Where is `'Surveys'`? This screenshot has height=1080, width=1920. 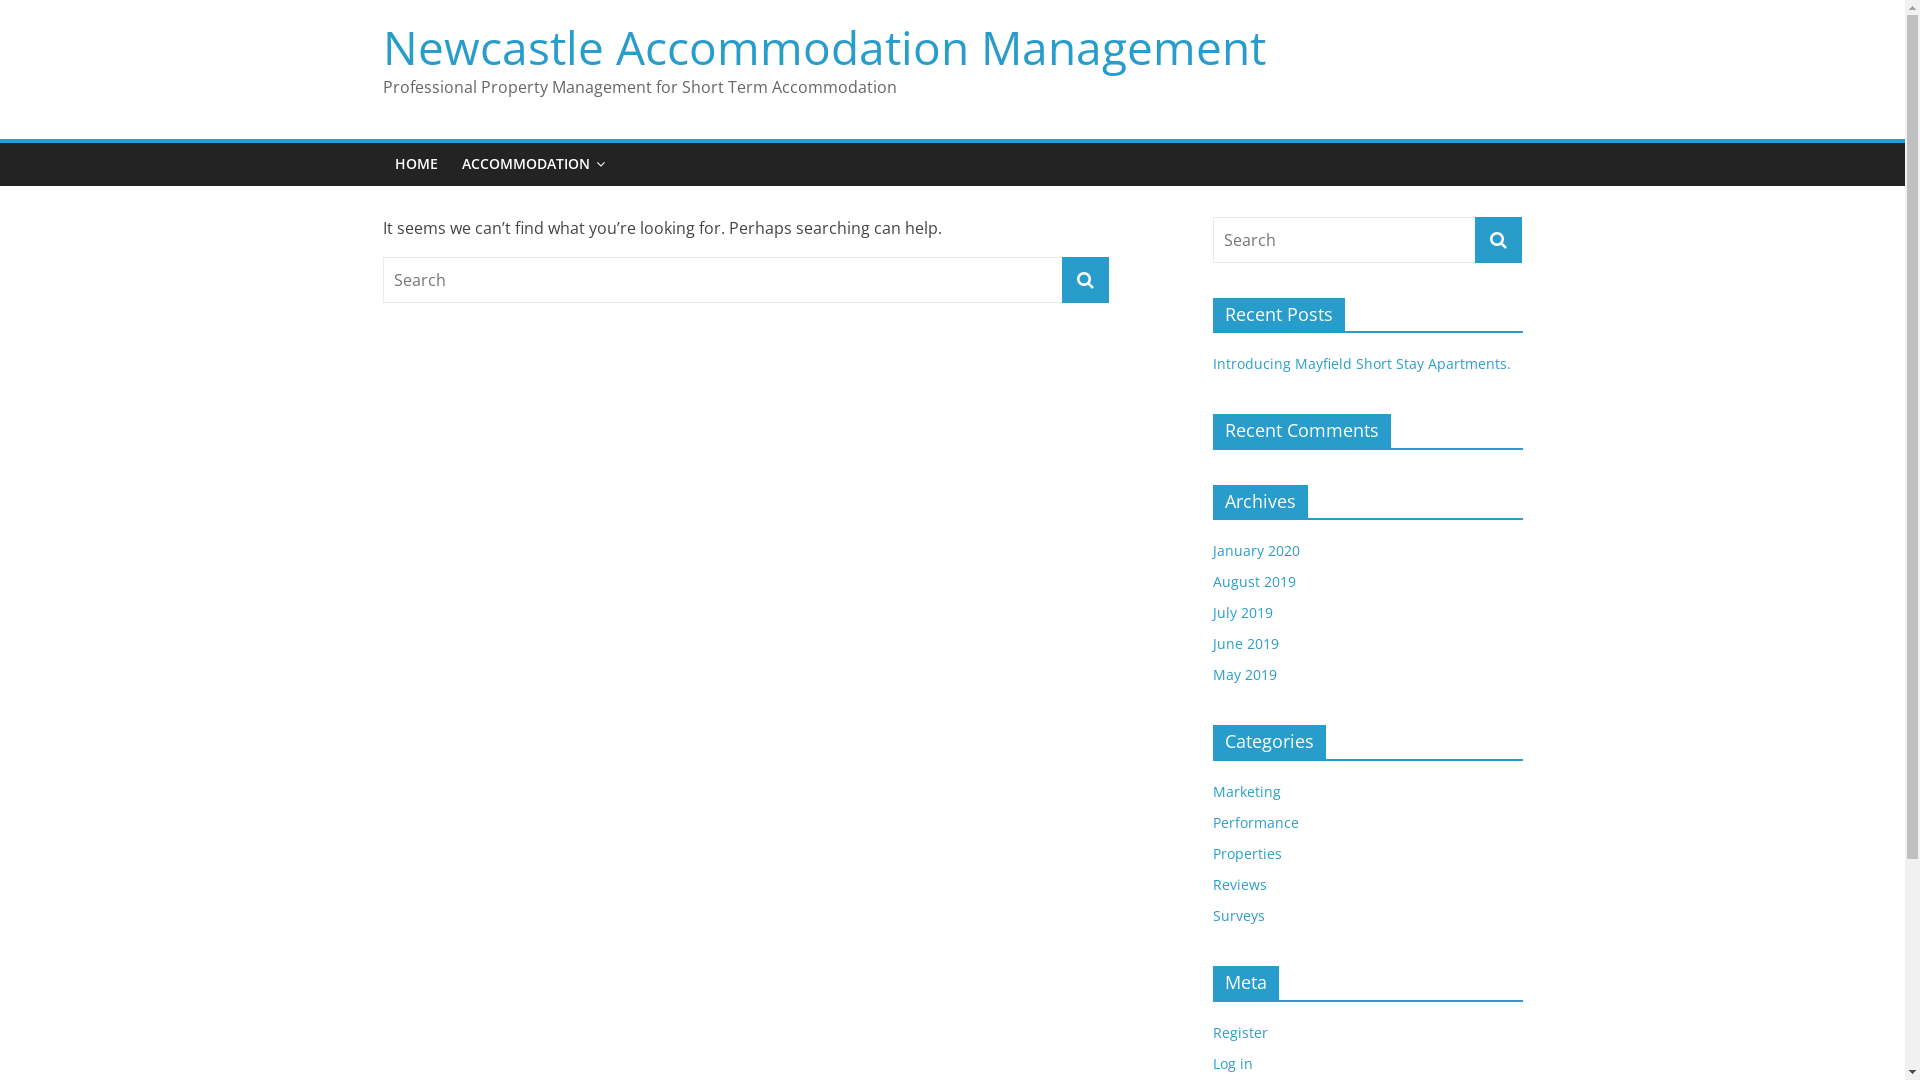
'Surveys' is located at coordinates (1237, 915).